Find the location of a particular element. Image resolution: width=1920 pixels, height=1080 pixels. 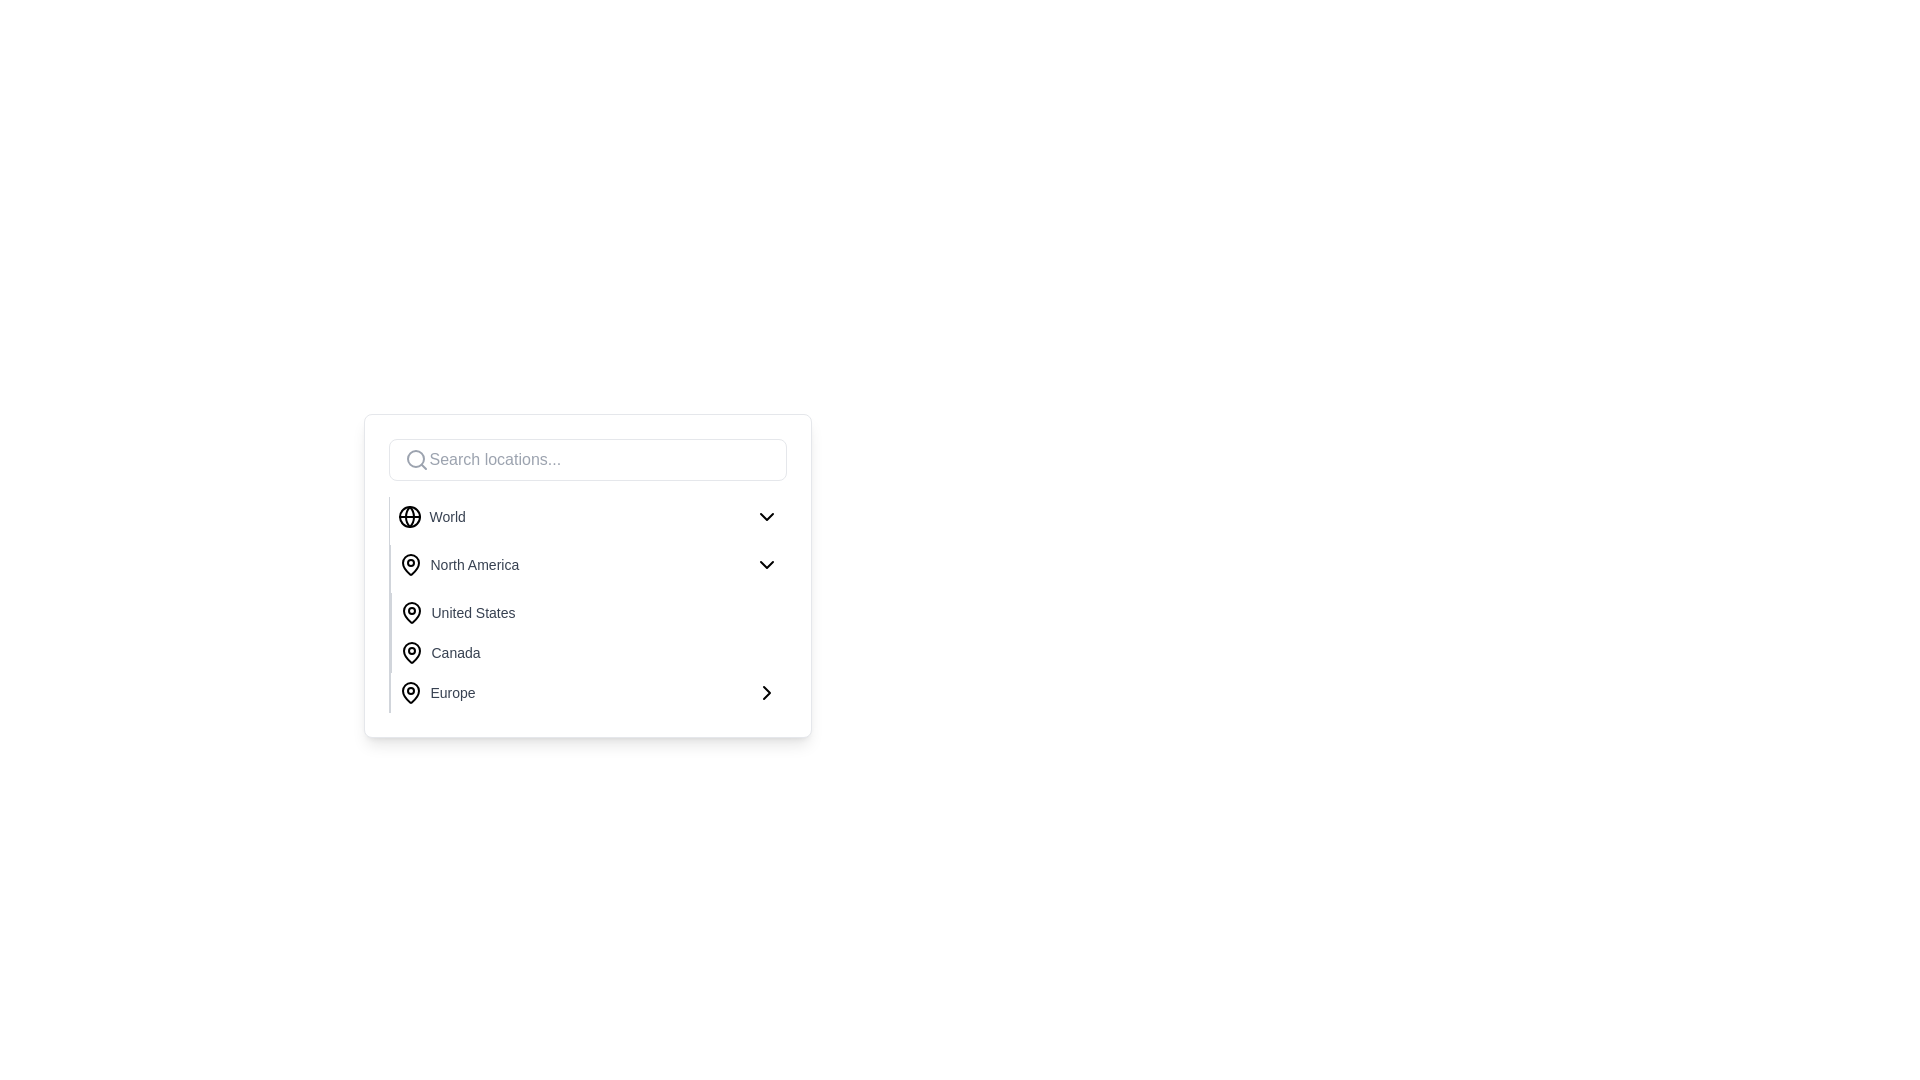

the 'Europe' menu item in the dropdown list is located at coordinates (435, 692).